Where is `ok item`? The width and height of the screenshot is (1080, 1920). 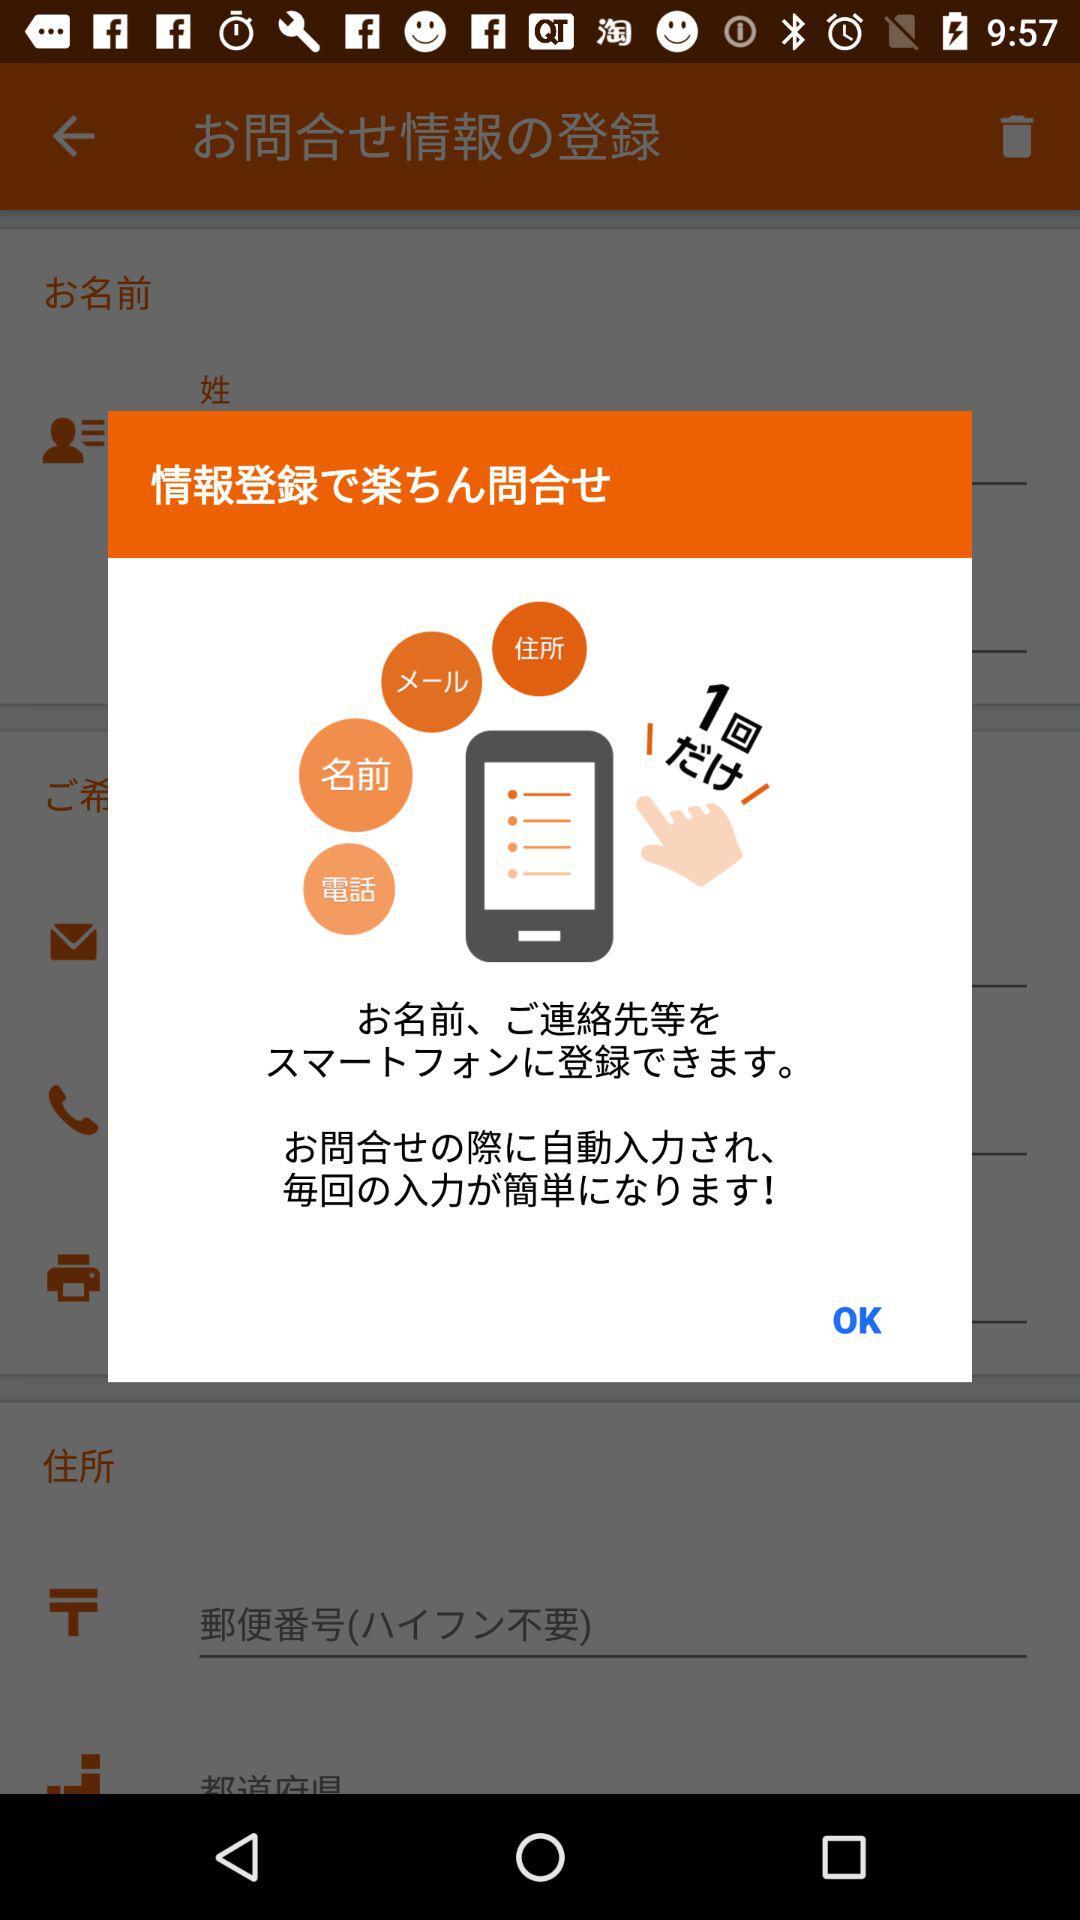
ok item is located at coordinates (855, 1319).